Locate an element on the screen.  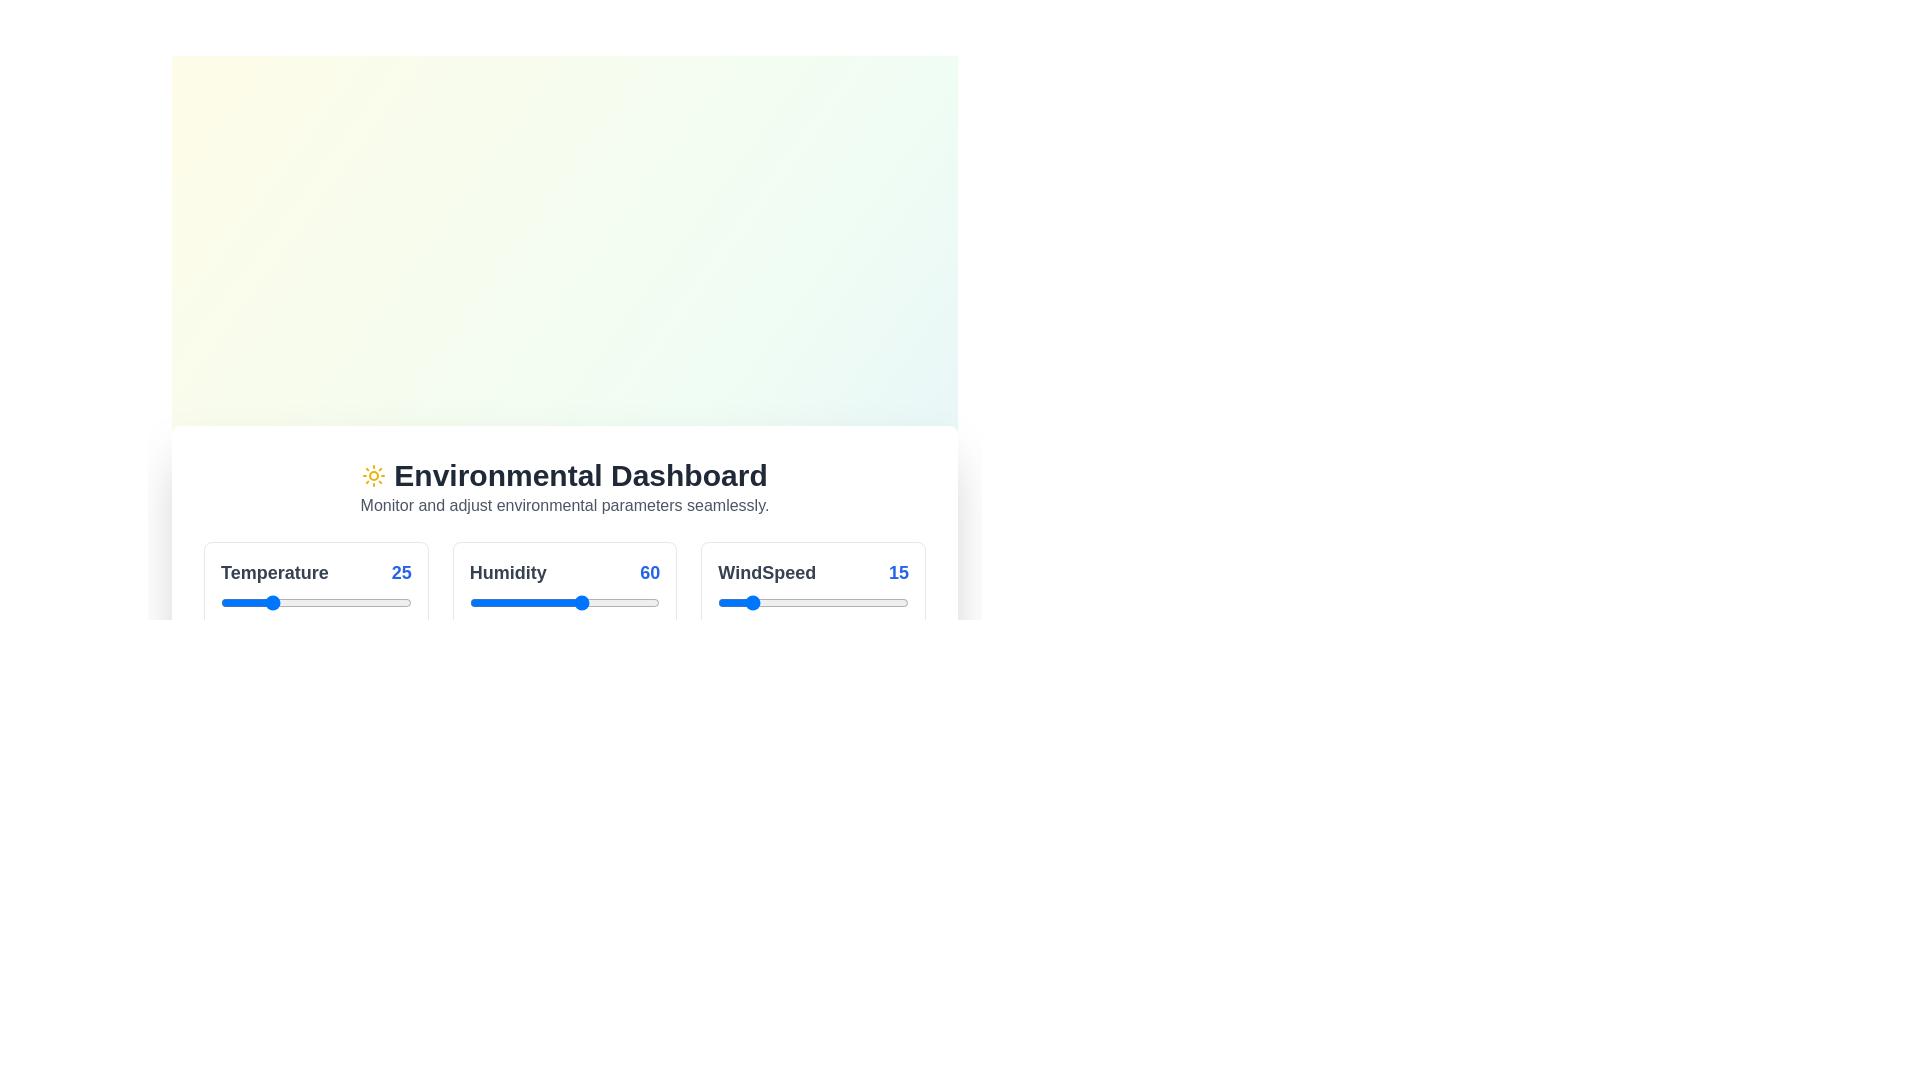
the bold, blue text displaying the number '15' that represents wind speed, located next to the 'WindSpeed' label in the bottom section of the environmental monitoring interface is located at coordinates (897, 572).